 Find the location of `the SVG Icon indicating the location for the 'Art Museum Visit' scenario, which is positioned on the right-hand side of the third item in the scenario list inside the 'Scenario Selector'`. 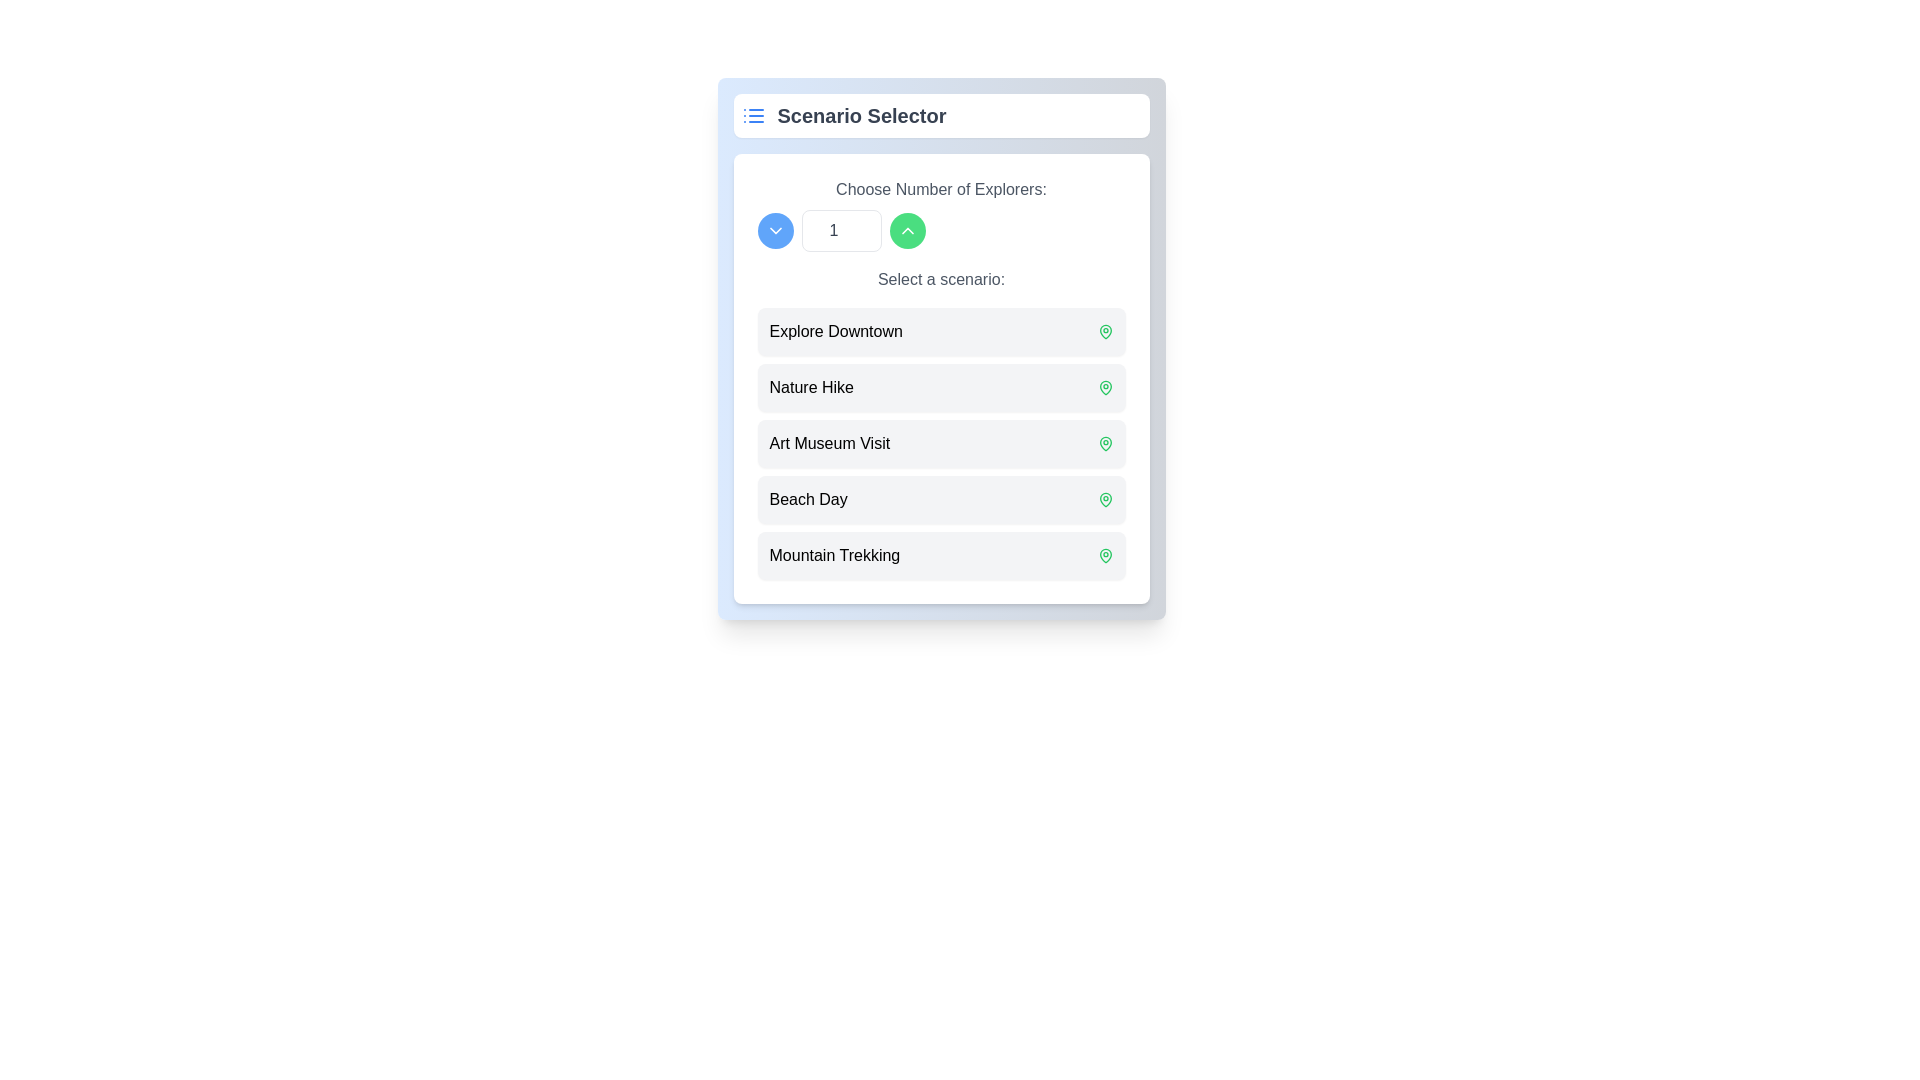

the SVG Icon indicating the location for the 'Art Museum Visit' scenario, which is positioned on the right-hand side of the third item in the scenario list inside the 'Scenario Selector' is located at coordinates (1104, 442).